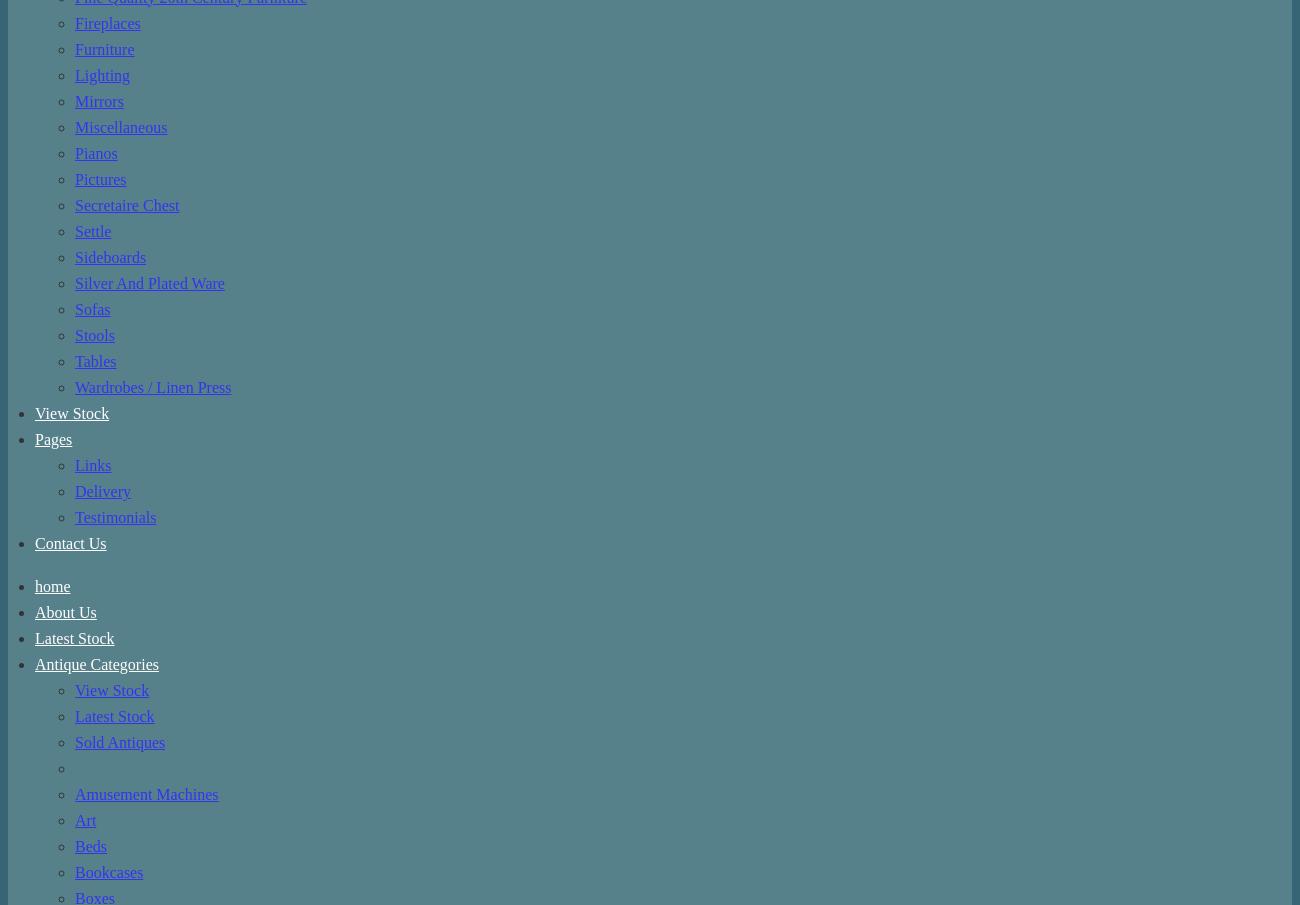 Image resolution: width=1300 pixels, height=905 pixels. What do you see at coordinates (148, 283) in the screenshot?
I see `'Silver  And  Plated Ware'` at bounding box center [148, 283].